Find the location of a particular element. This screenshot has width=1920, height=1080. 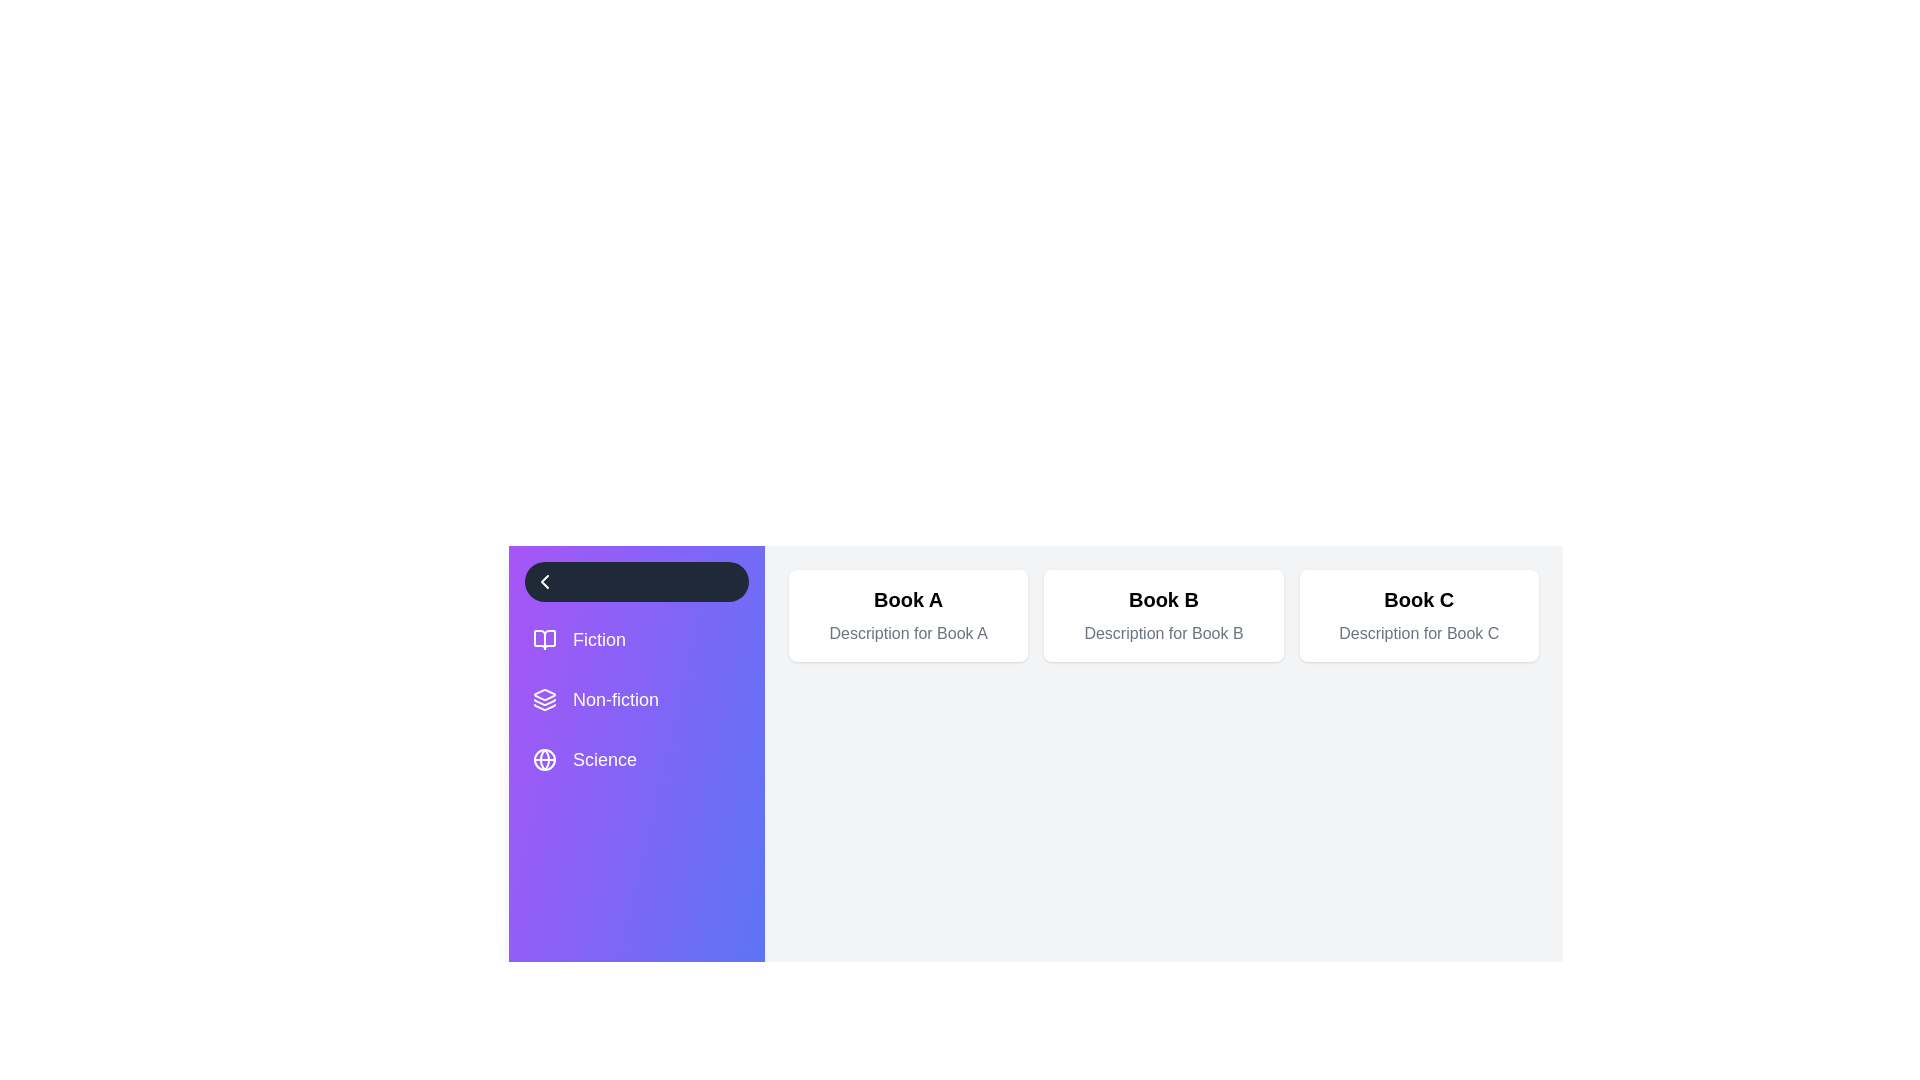

the category Non-fiction to view its hover effect is located at coordinates (636, 698).